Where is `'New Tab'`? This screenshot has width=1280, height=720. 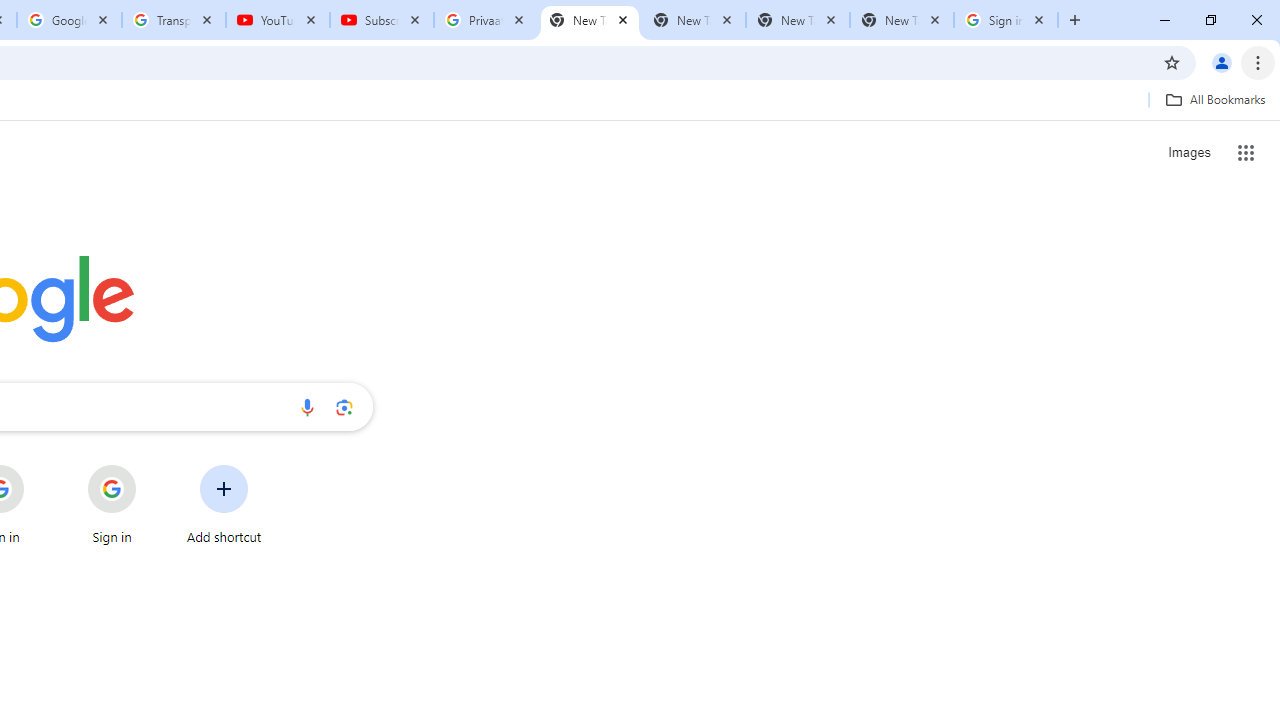 'New Tab' is located at coordinates (900, 20).